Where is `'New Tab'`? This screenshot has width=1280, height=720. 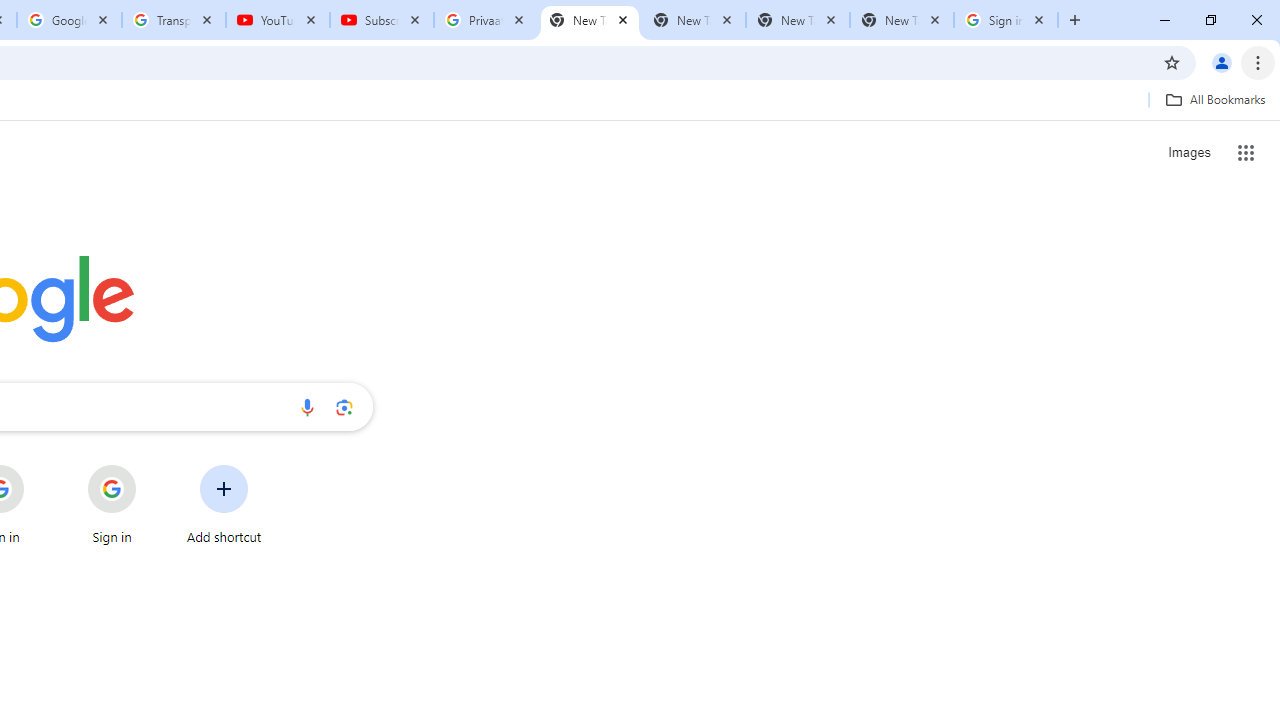 'New Tab' is located at coordinates (900, 20).